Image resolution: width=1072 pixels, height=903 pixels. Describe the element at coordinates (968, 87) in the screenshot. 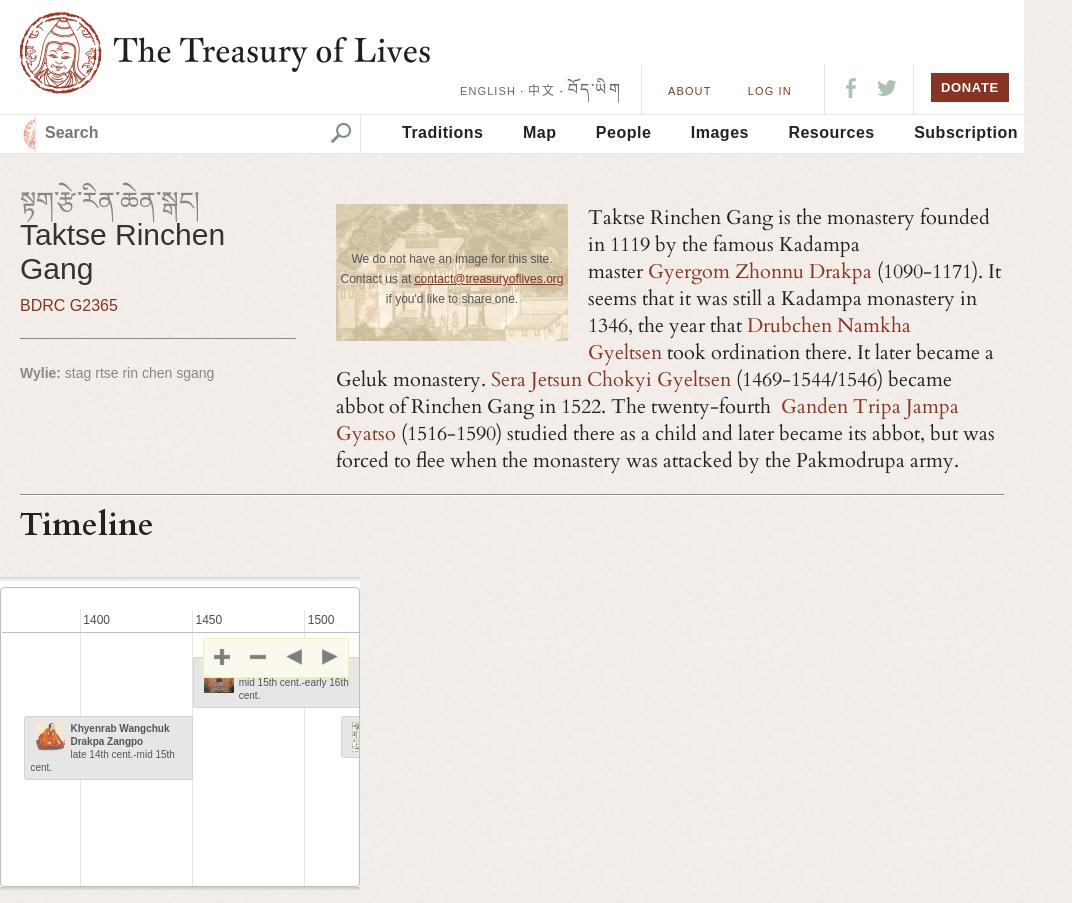

I see `'DONATE'` at that location.